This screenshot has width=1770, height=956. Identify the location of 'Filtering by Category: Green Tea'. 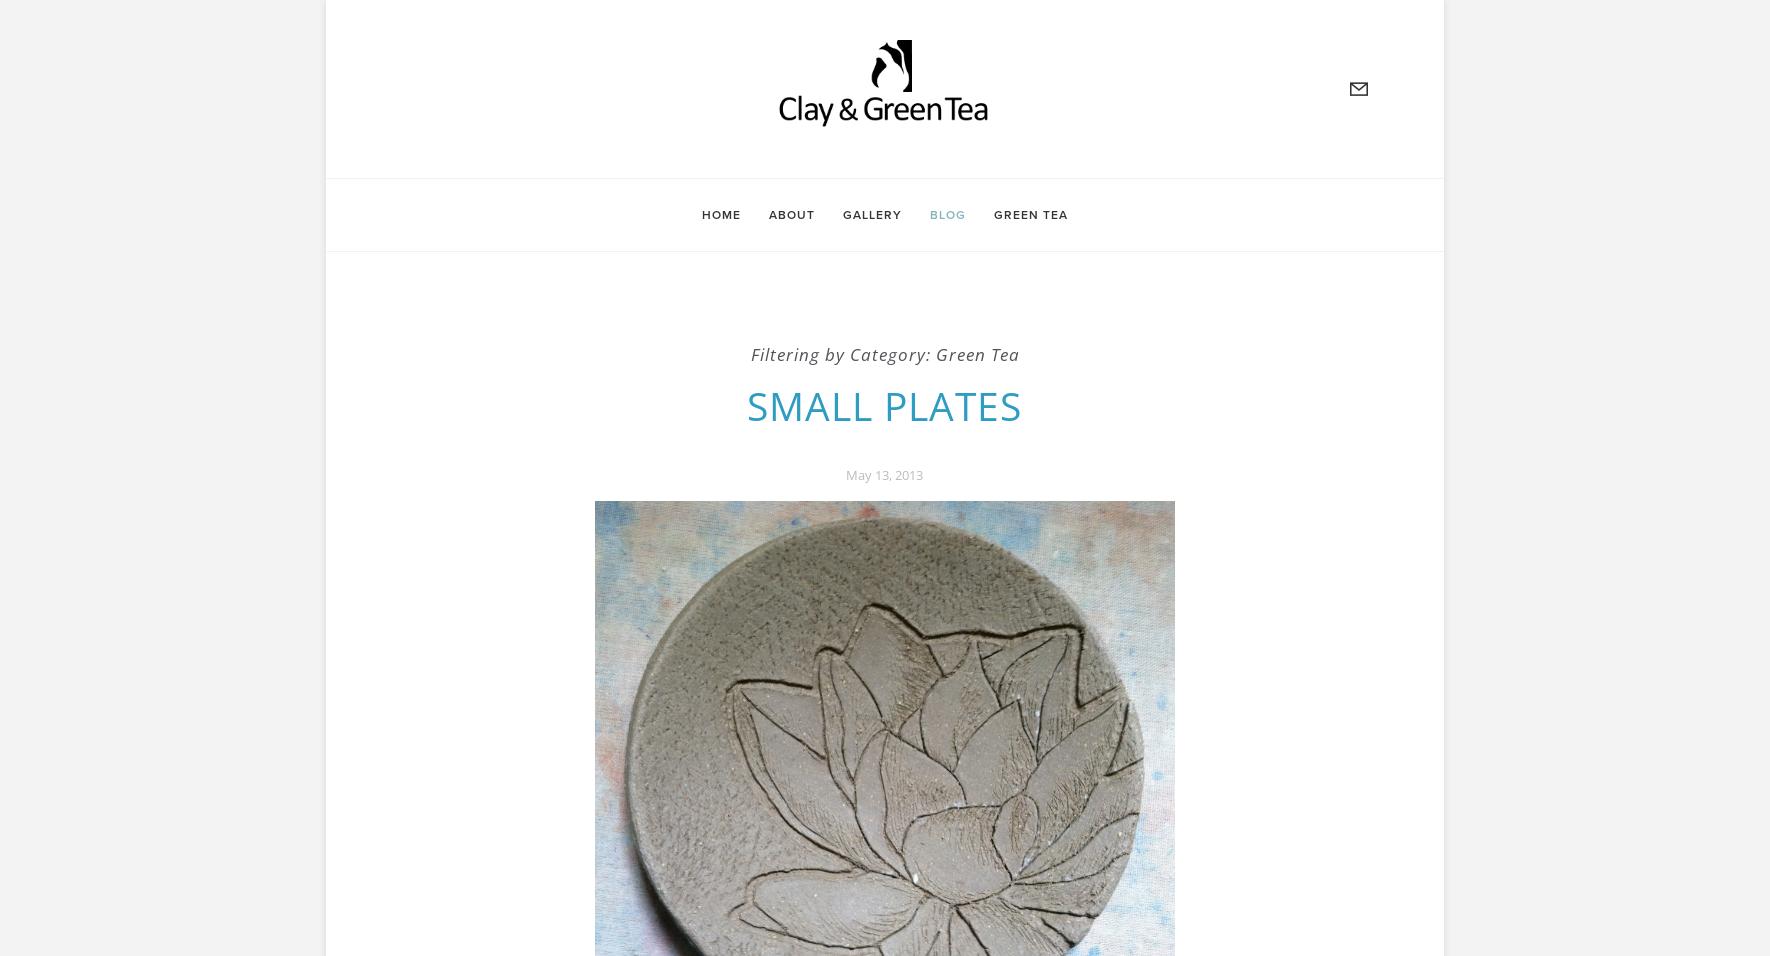
(749, 353).